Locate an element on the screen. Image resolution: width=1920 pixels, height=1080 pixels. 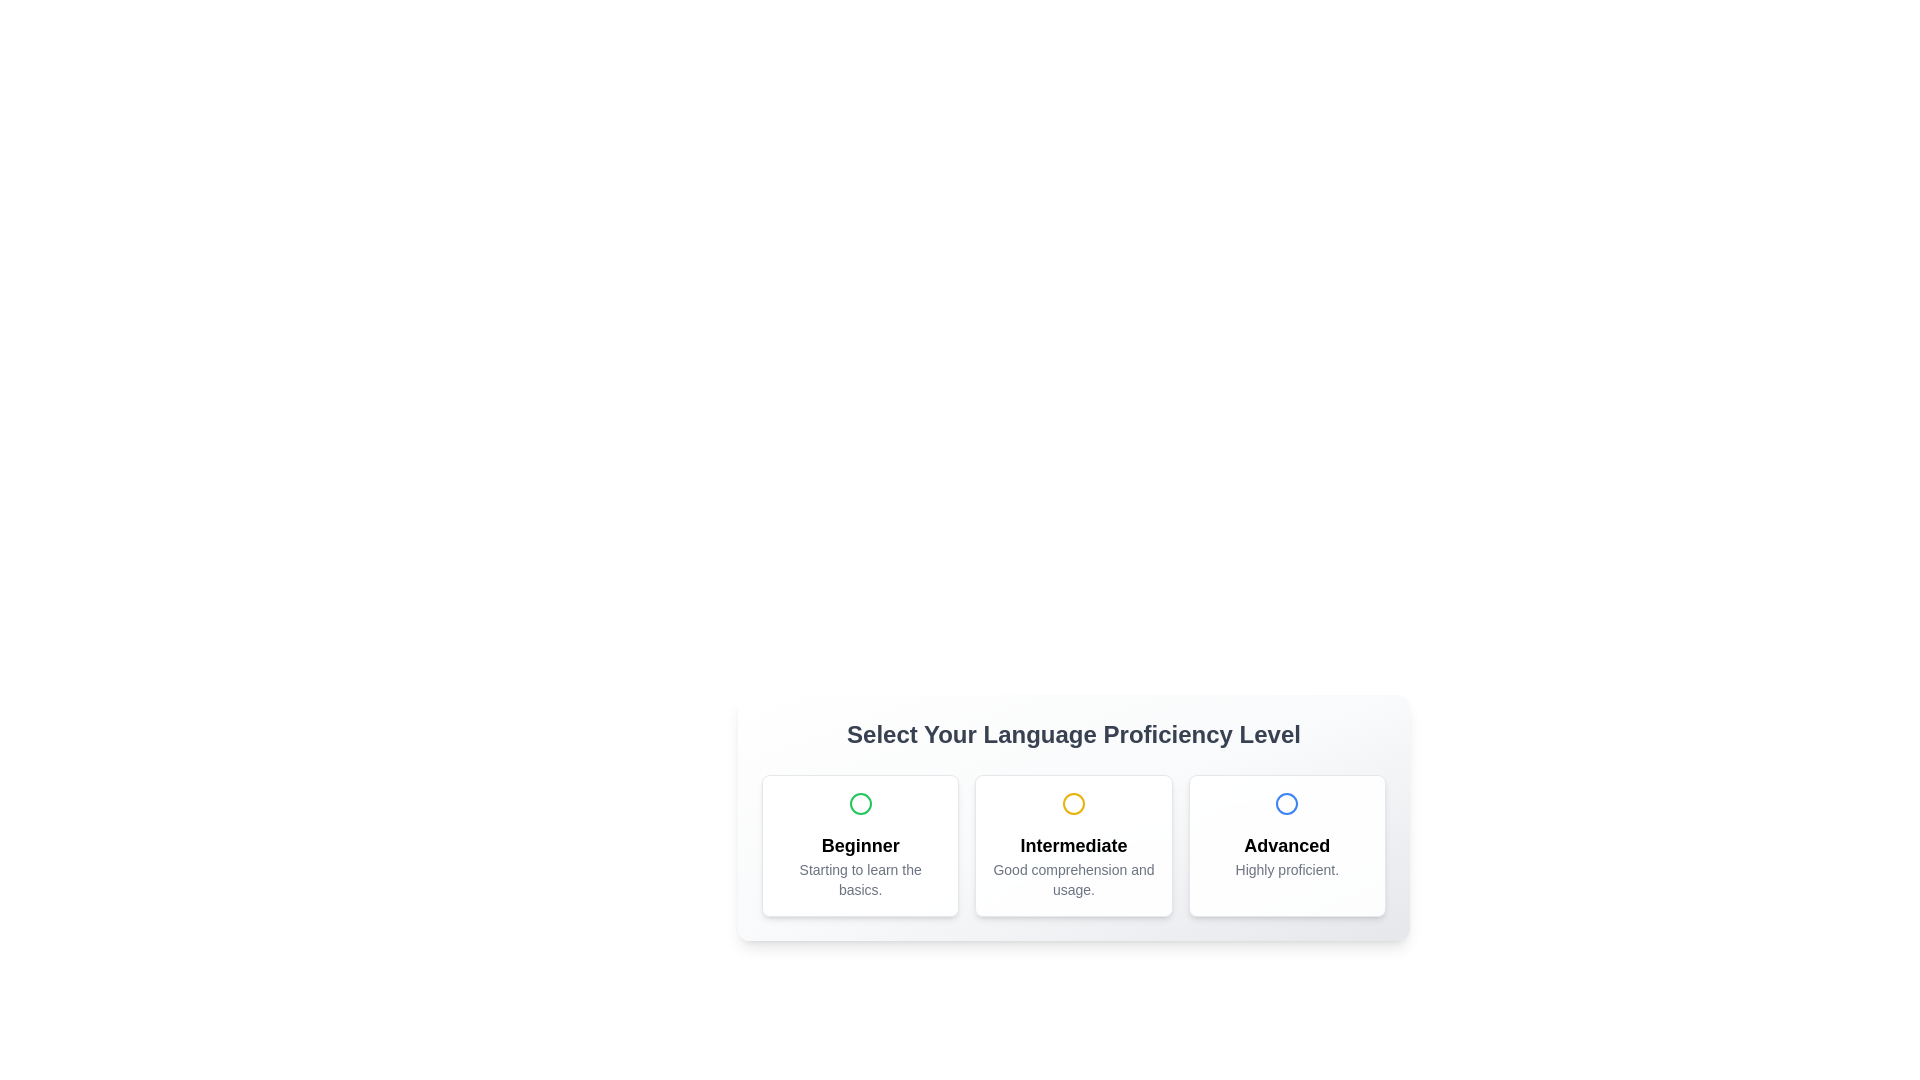
the 'Beginner' language proficiency level icon, which is positioned above the 'Beginner' label text and to the left of the description within the 'Beginner' card is located at coordinates (860, 802).